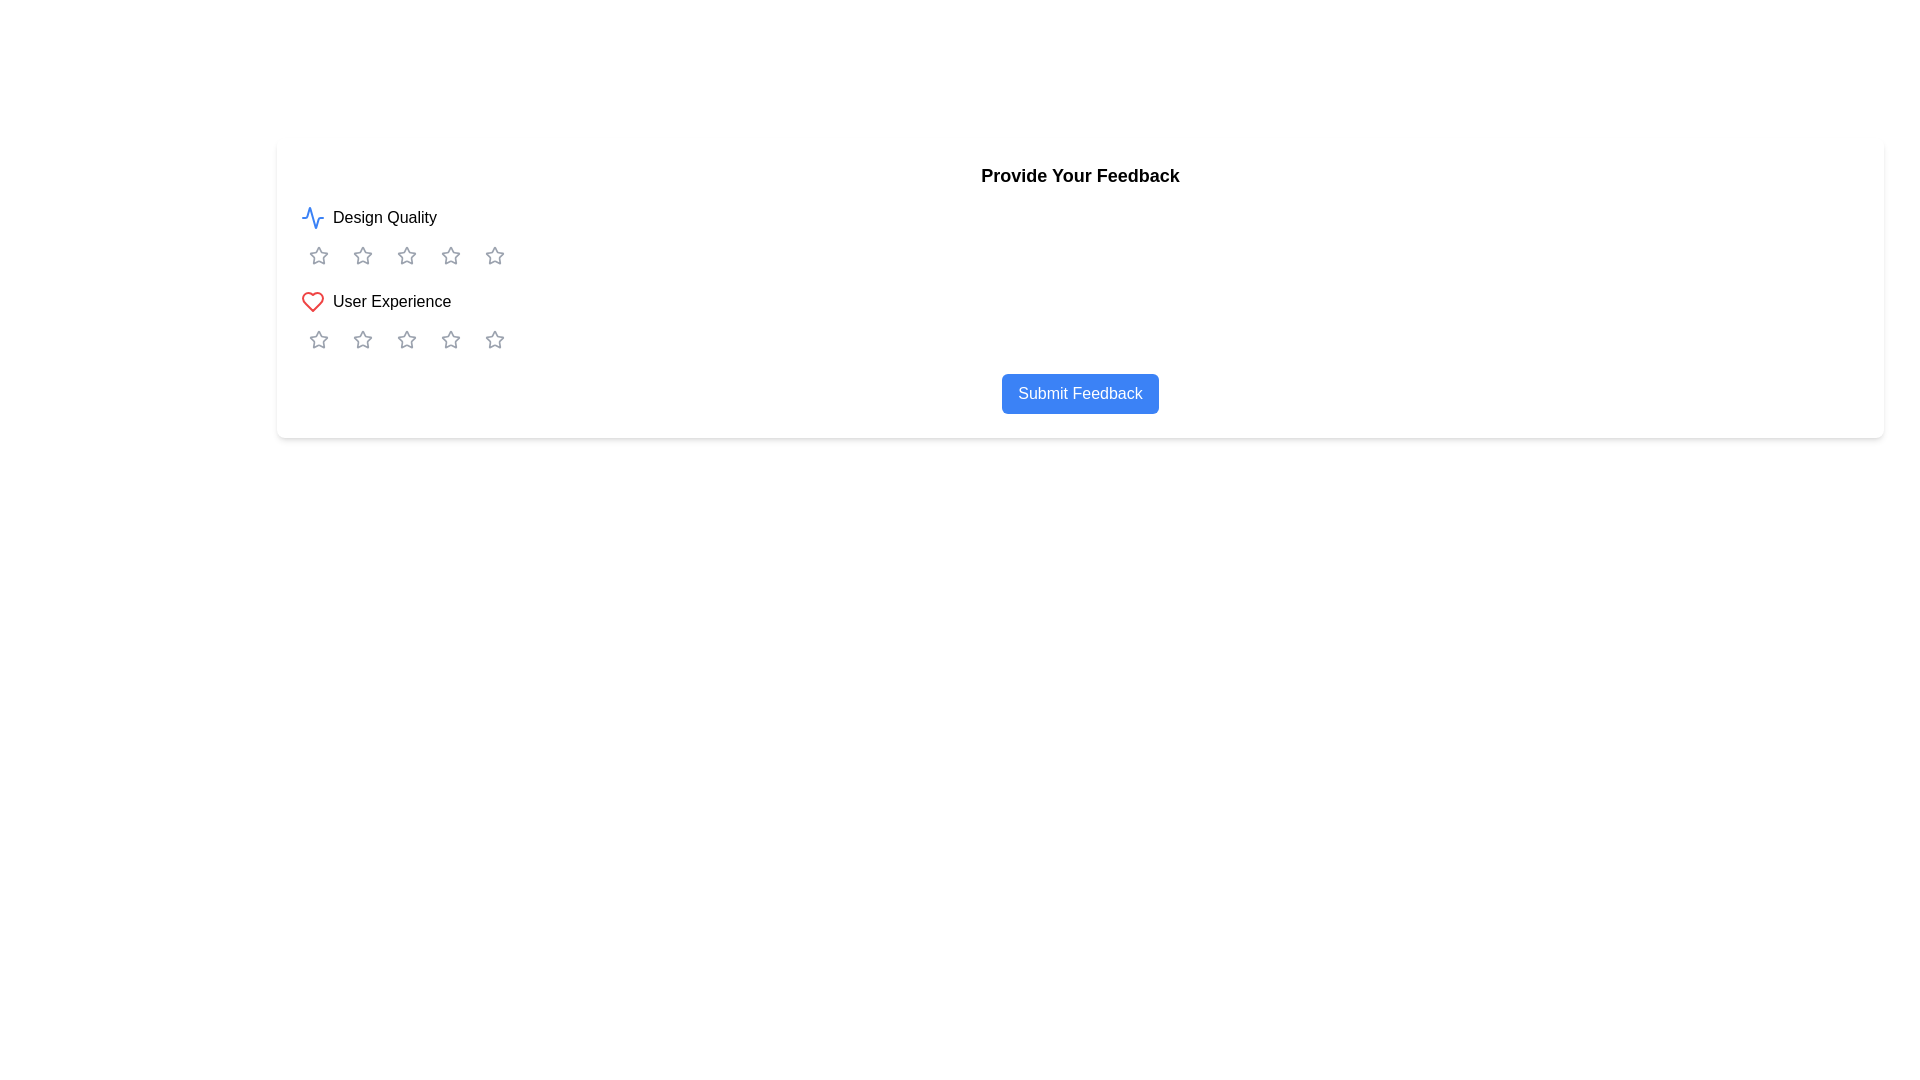 This screenshot has width=1920, height=1080. What do you see at coordinates (494, 338) in the screenshot?
I see `the fifth star icon in the horizontal sequence of rating stars under the 'User Experience' category` at bounding box center [494, 338].